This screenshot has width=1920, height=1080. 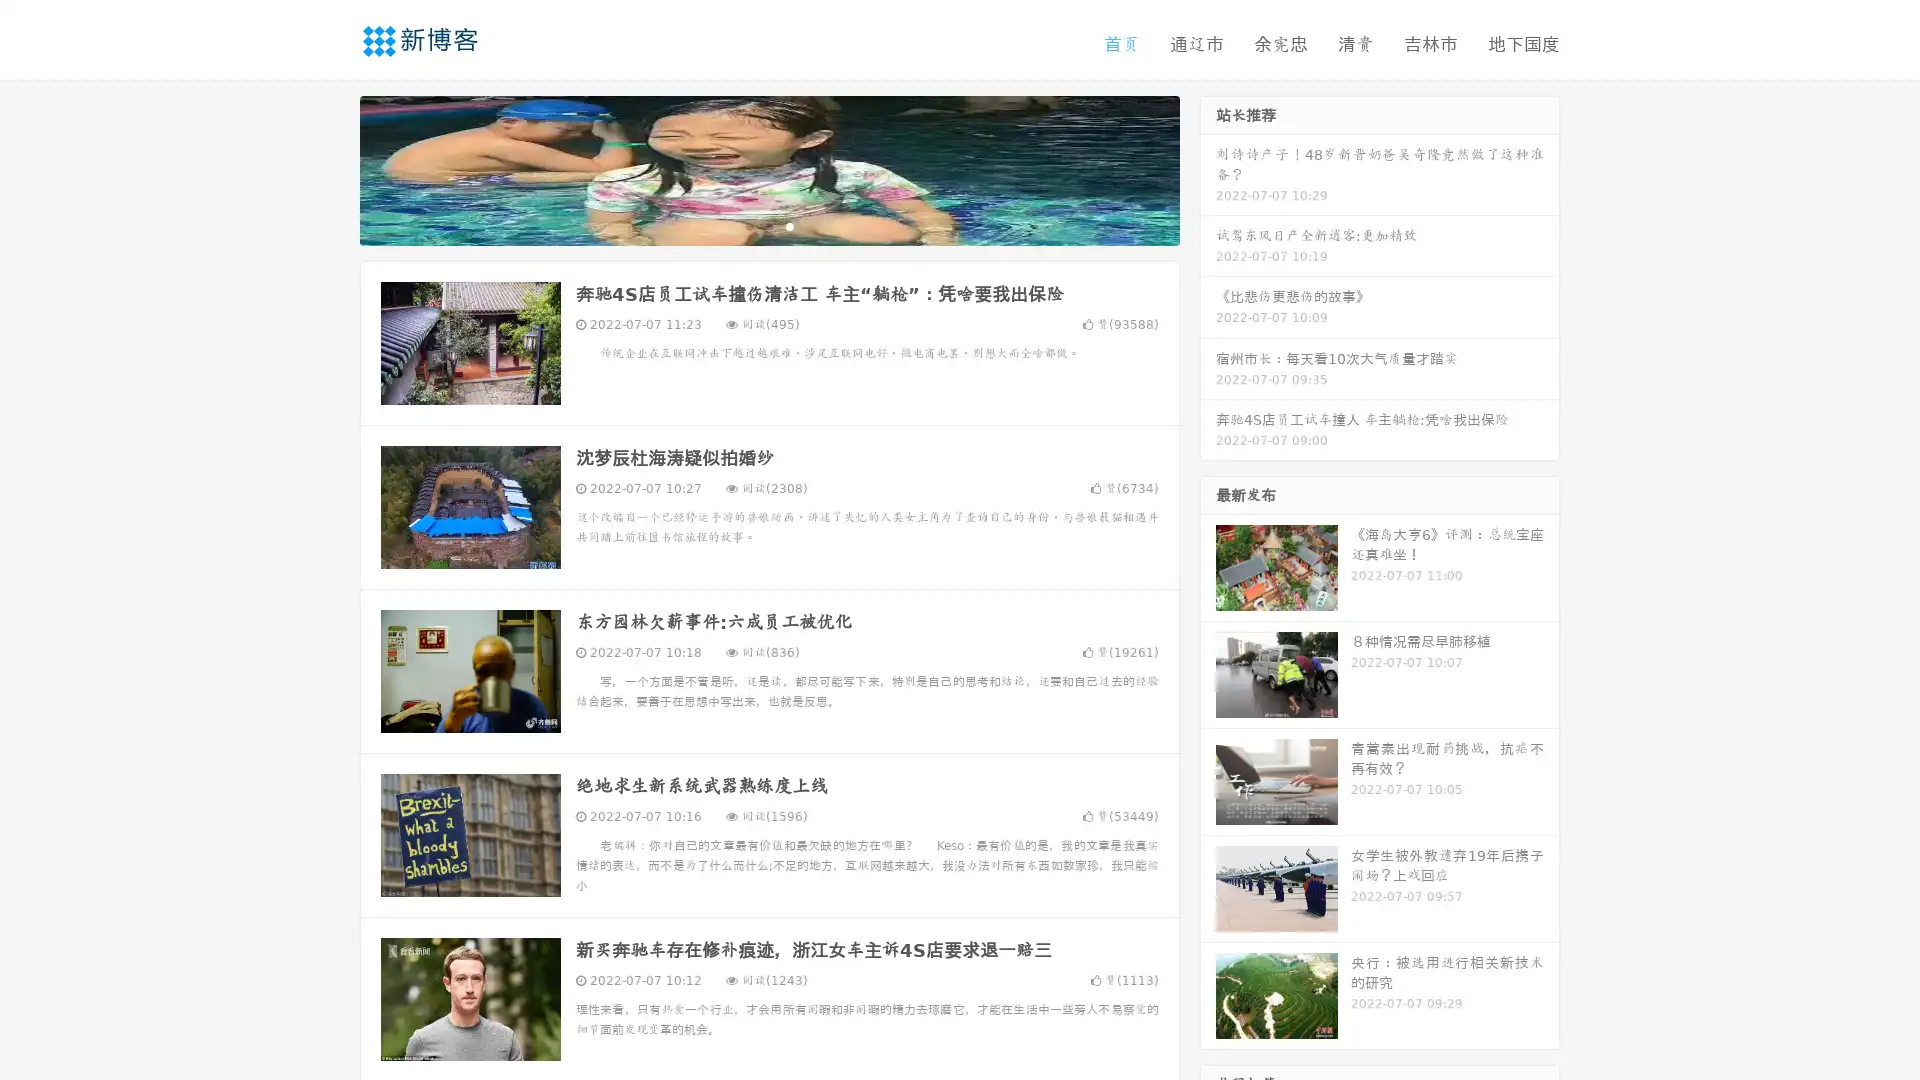 I want to click on Previous slide, so click(x=330, y=168).